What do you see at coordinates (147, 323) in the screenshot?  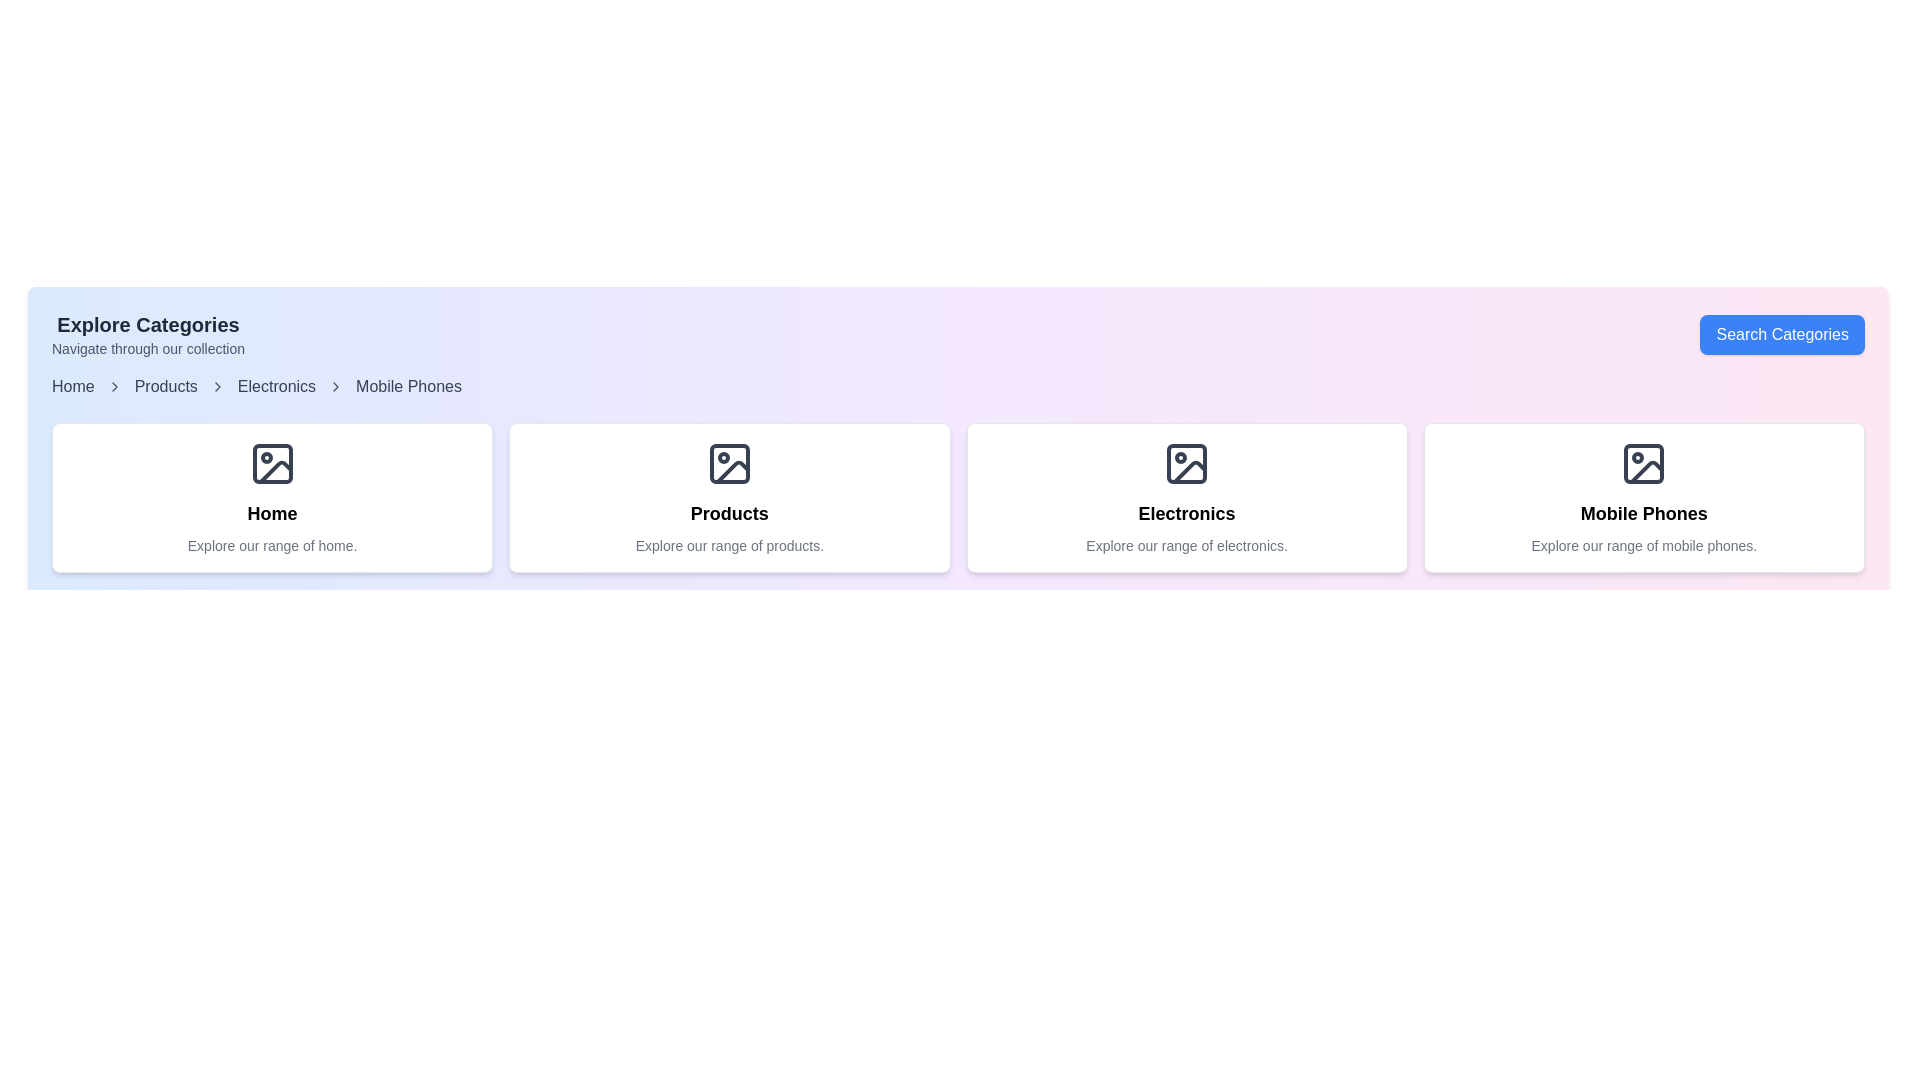 I see `the 'Explore Categories' text label, which is a prominent header displayed in large, bold dark gray font at the top-left corner of the interface` at bounding box center [147, 323].